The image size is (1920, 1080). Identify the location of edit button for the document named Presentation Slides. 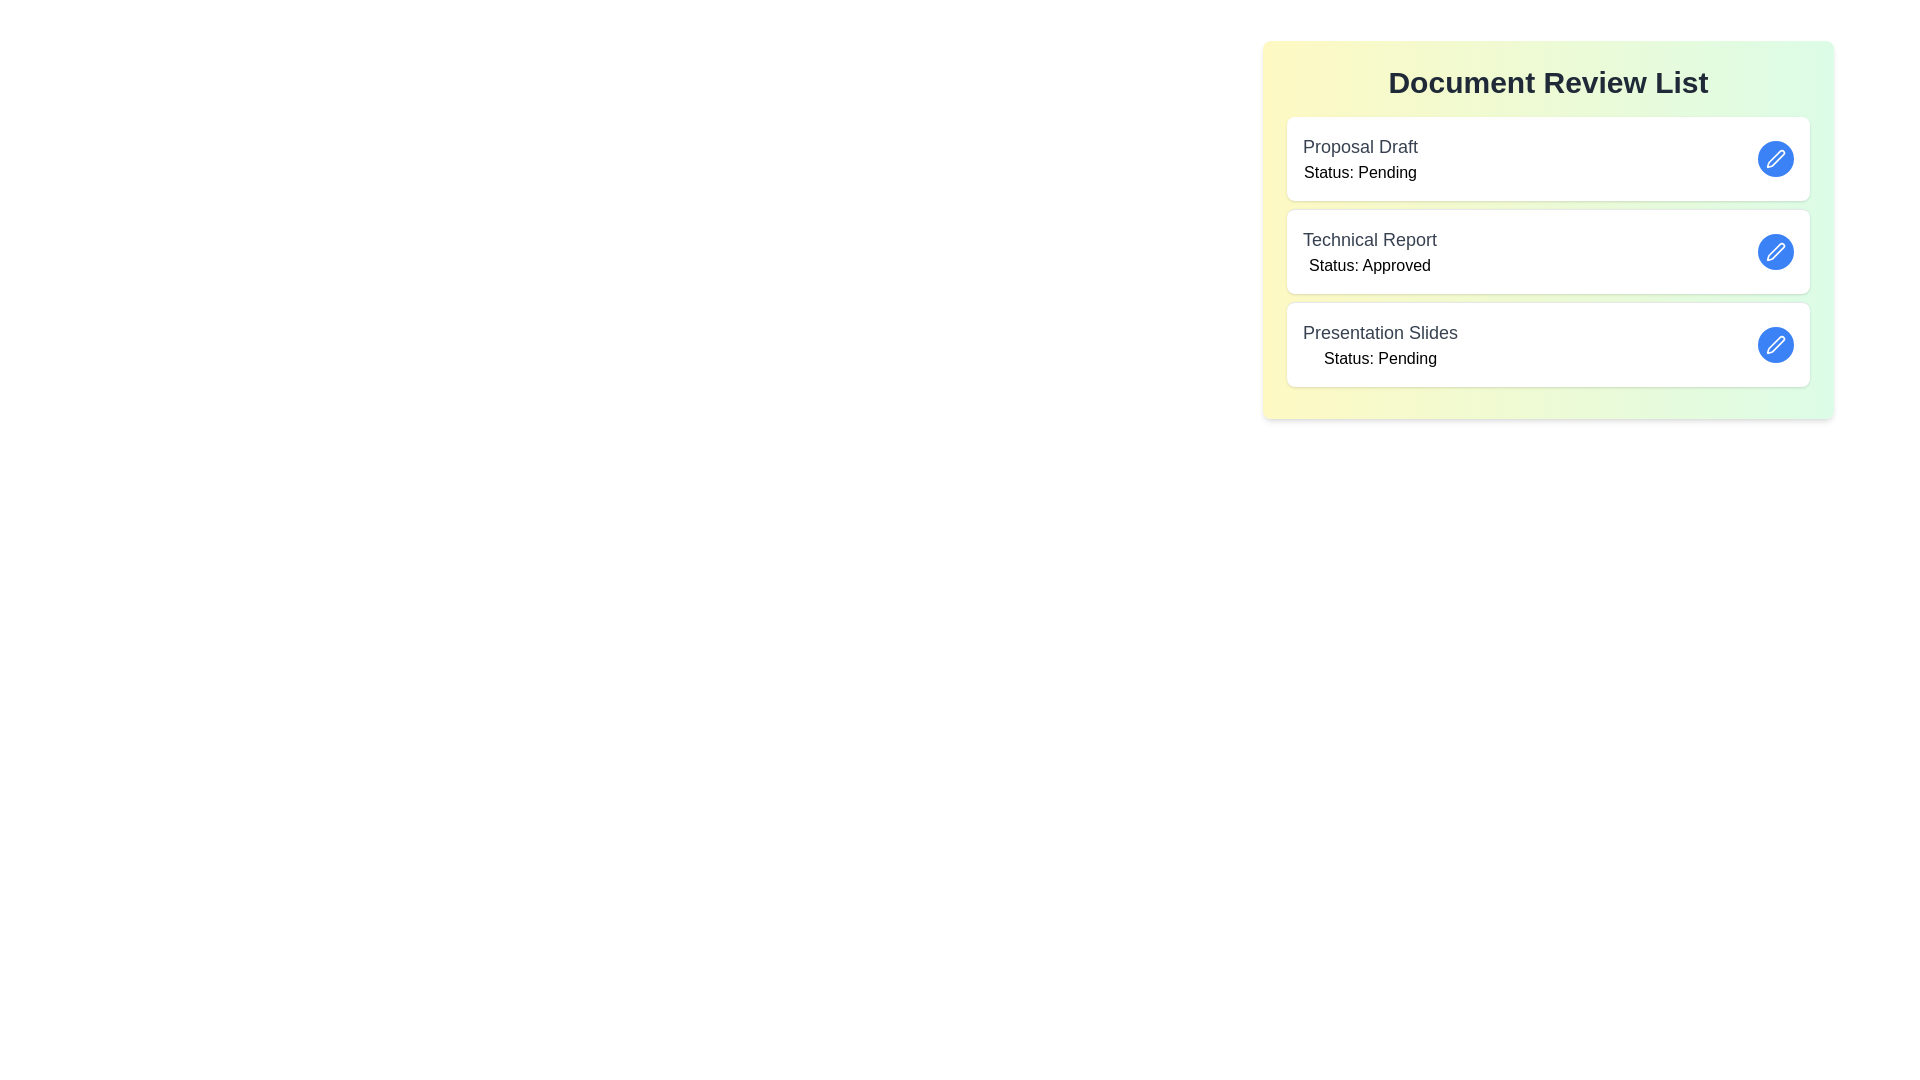
(1776, 343).